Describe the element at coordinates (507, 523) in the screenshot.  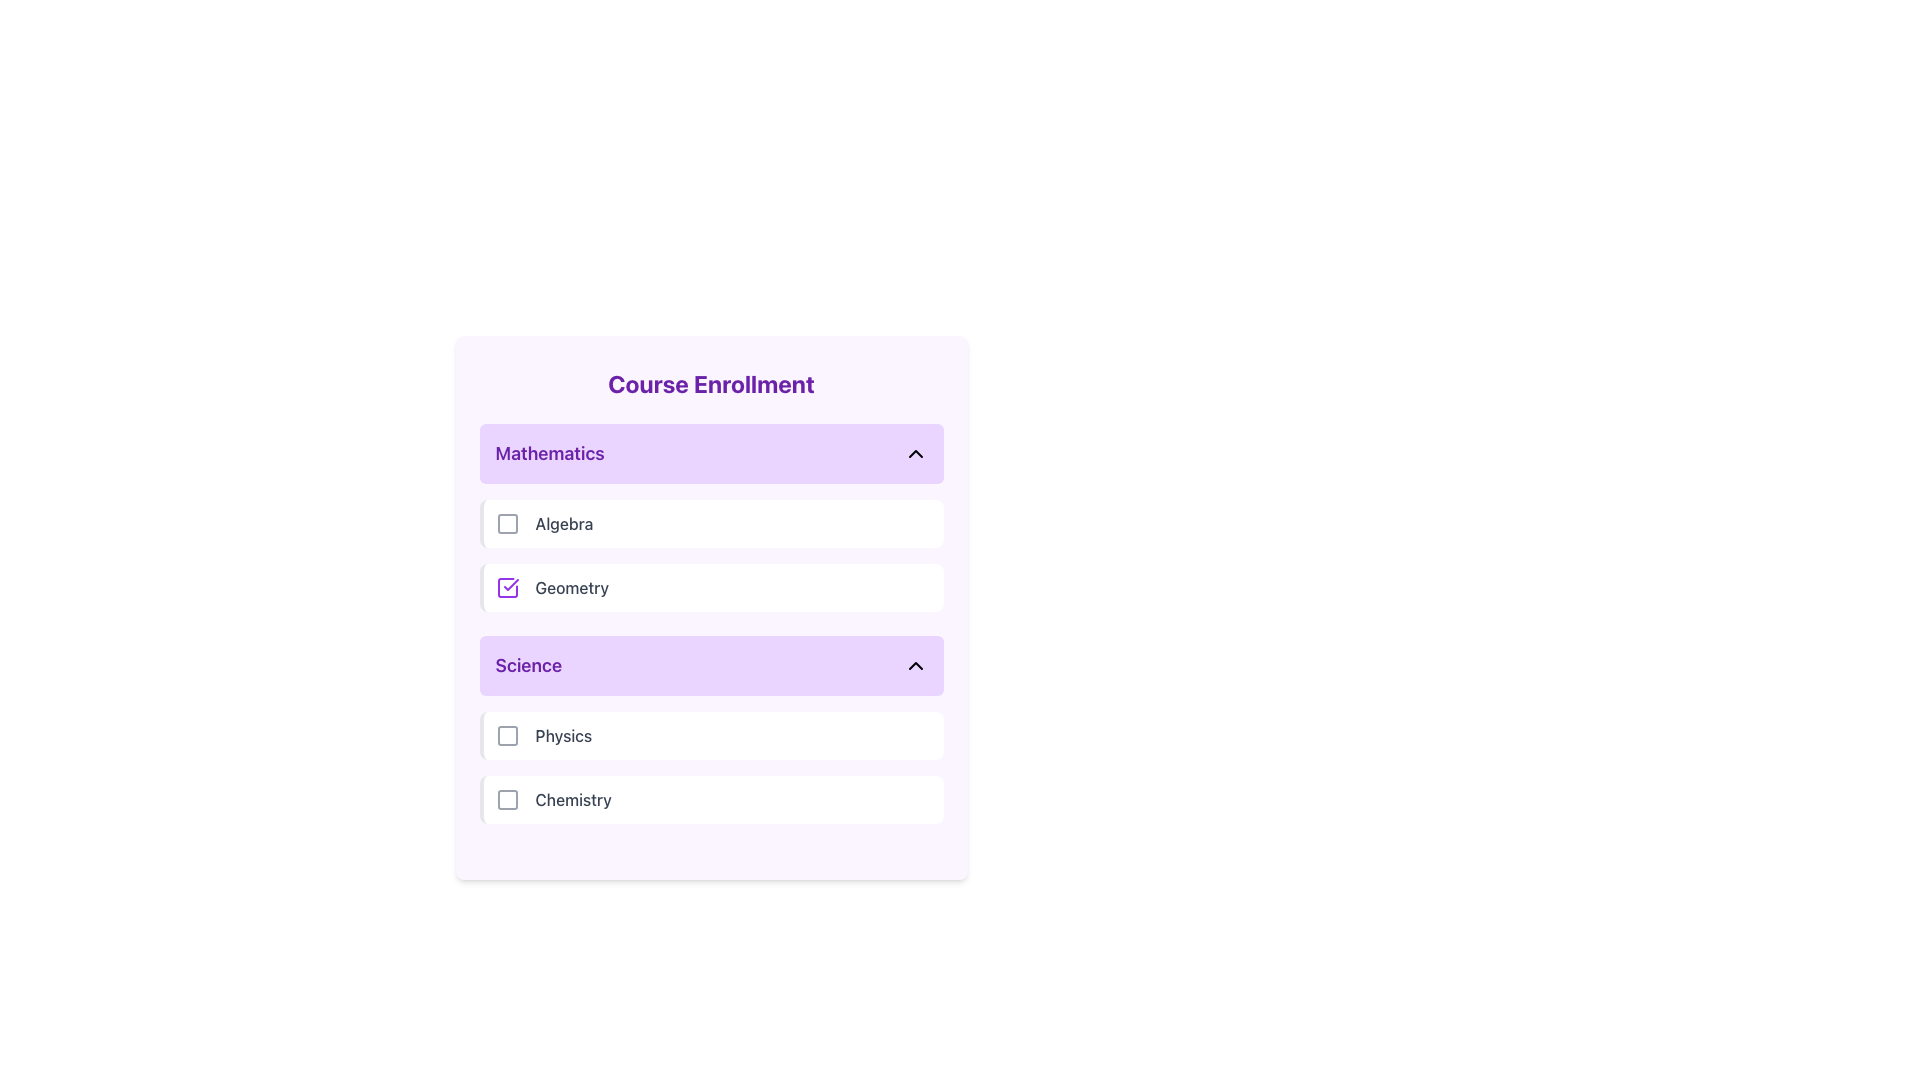
I see `the first icon in the vertical list of course options under the 'Mathematics' section, which indicates 'Algebra'` at that location.